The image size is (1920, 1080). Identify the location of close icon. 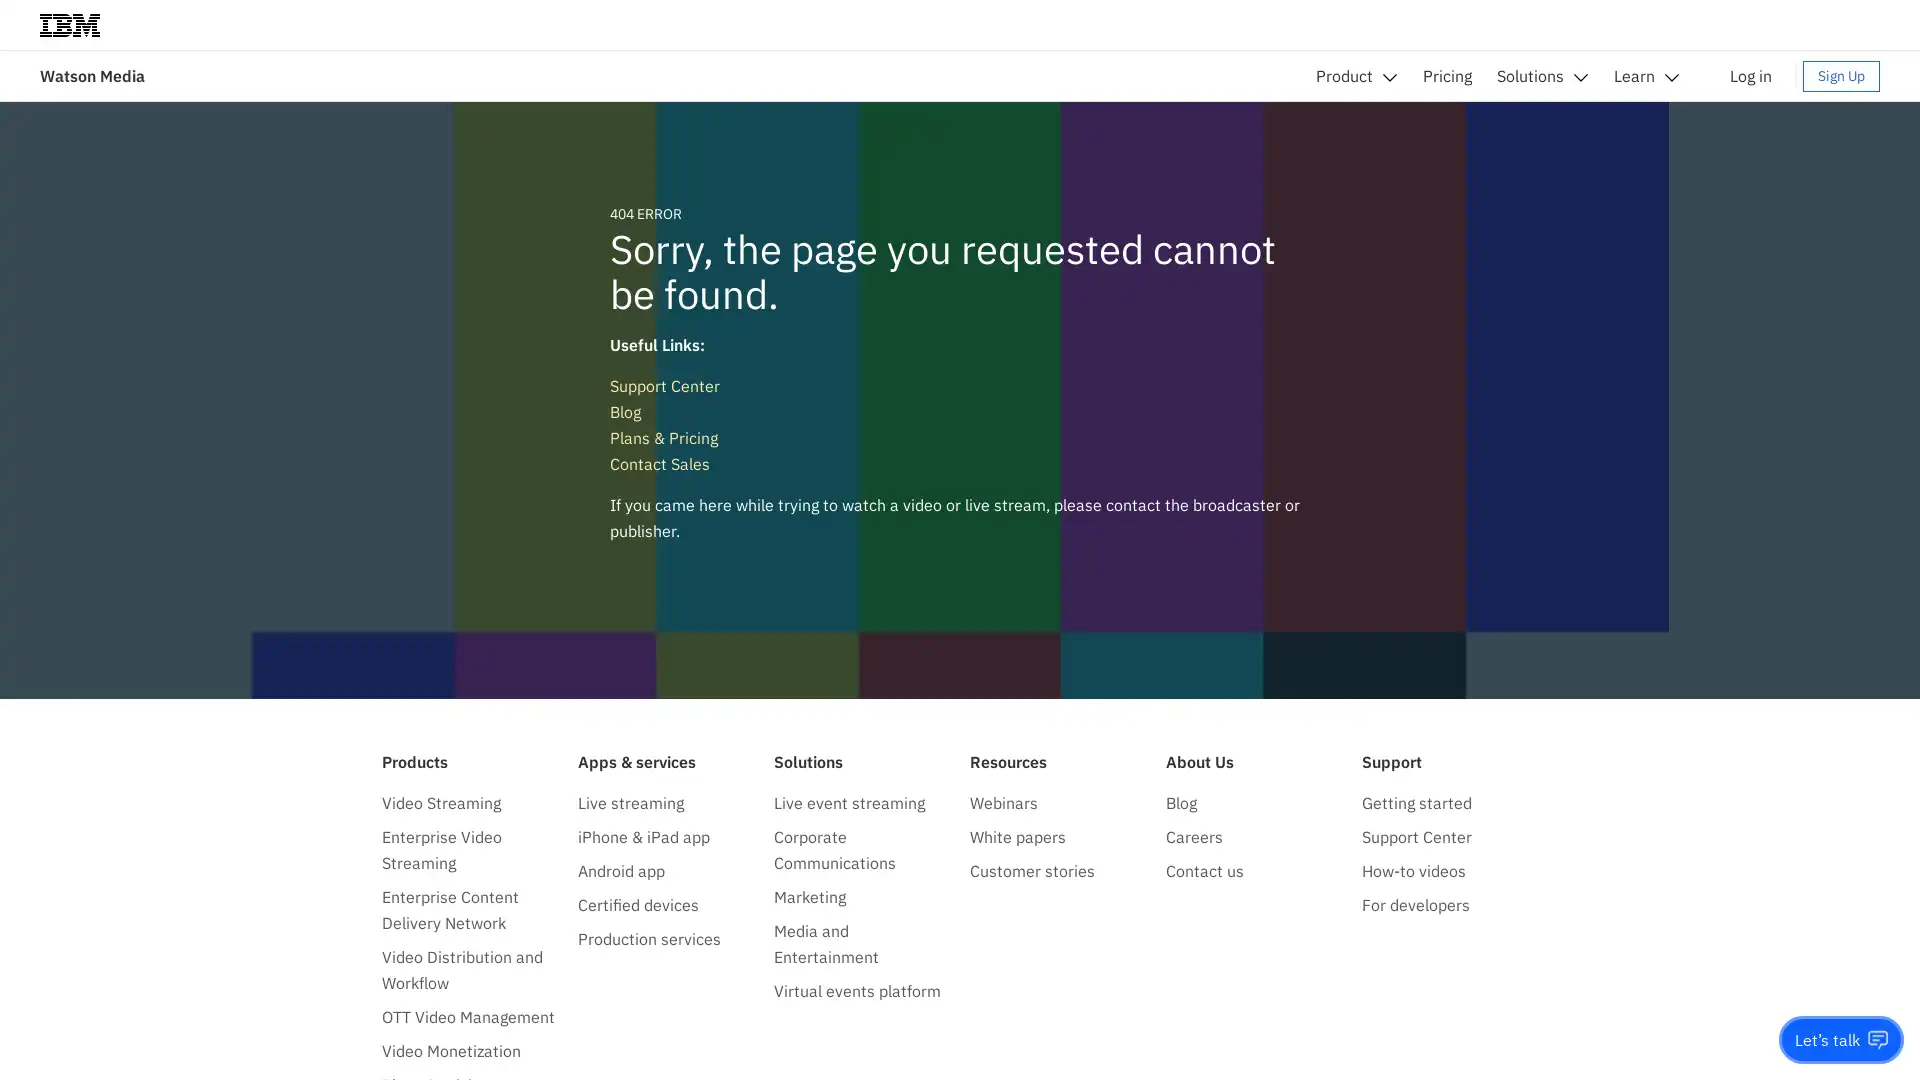
(1904, 901).